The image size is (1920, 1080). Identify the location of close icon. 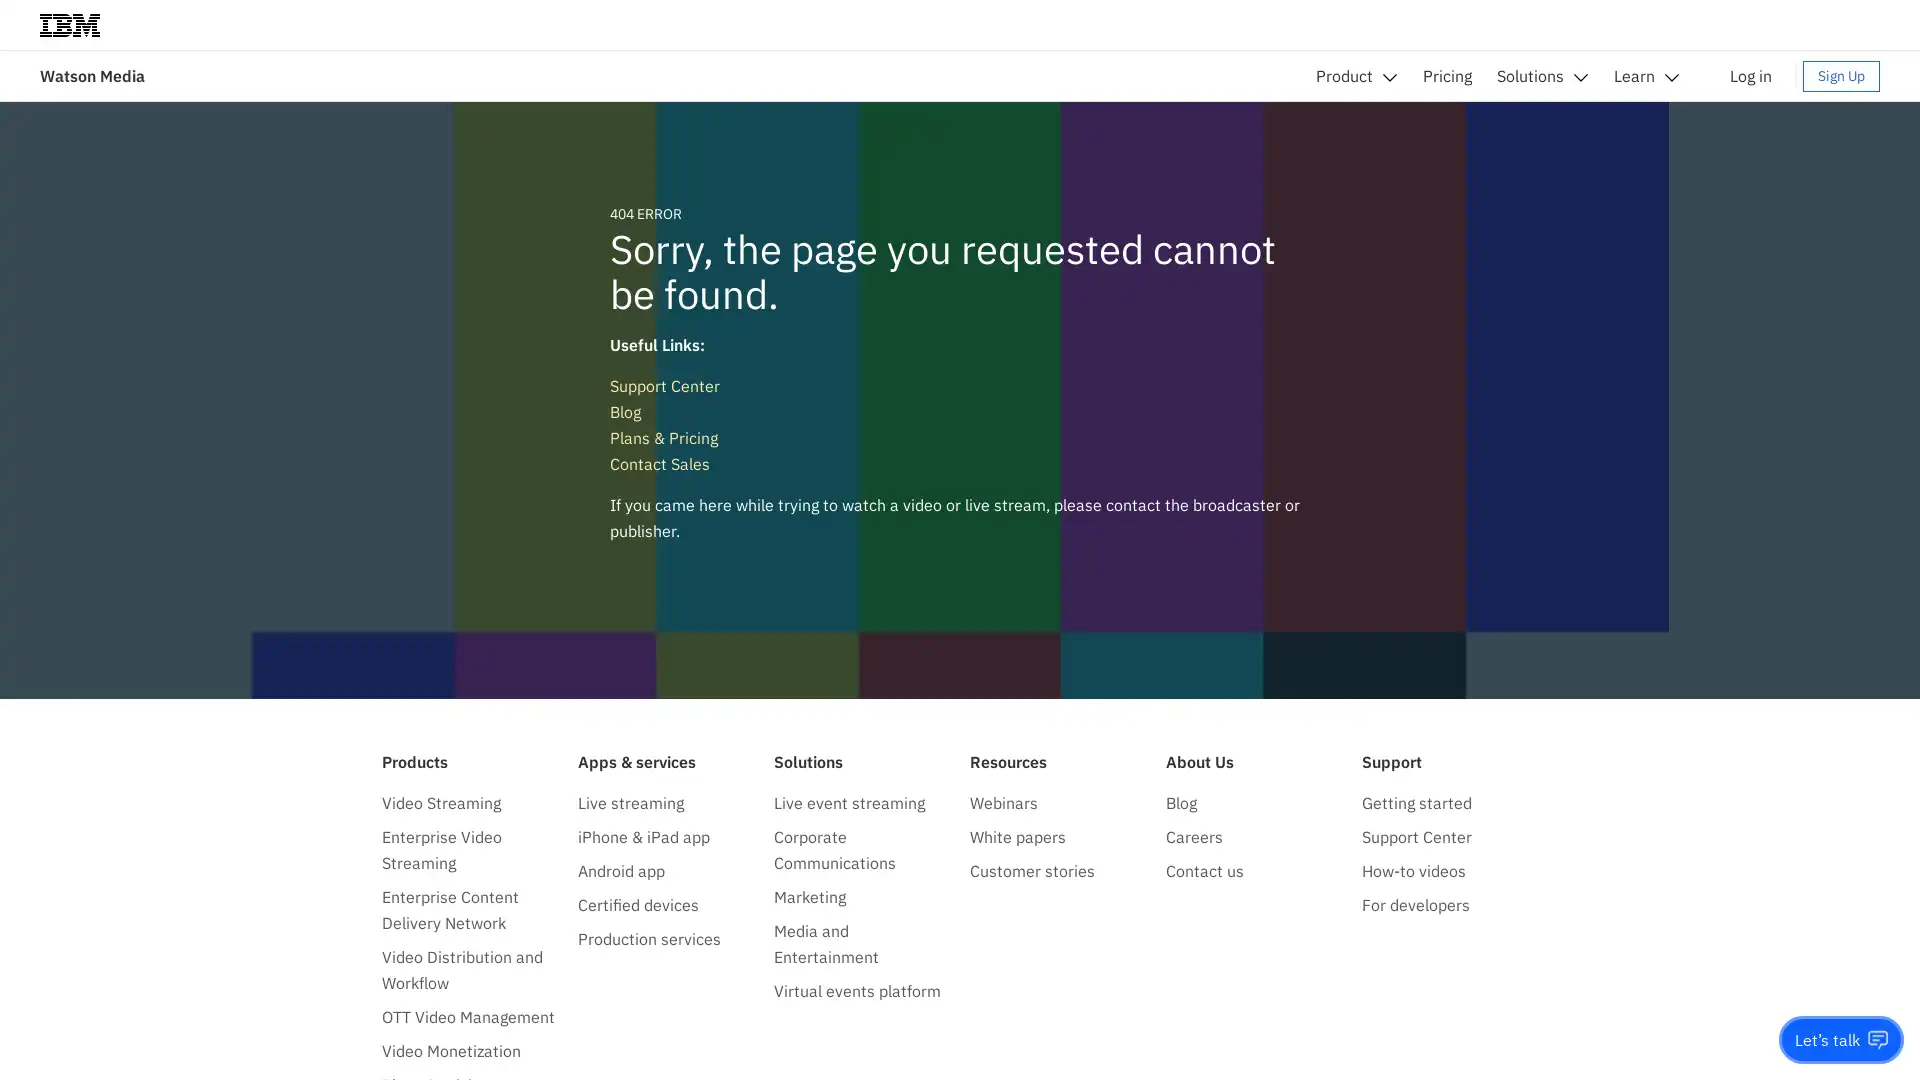
(1904, 901).